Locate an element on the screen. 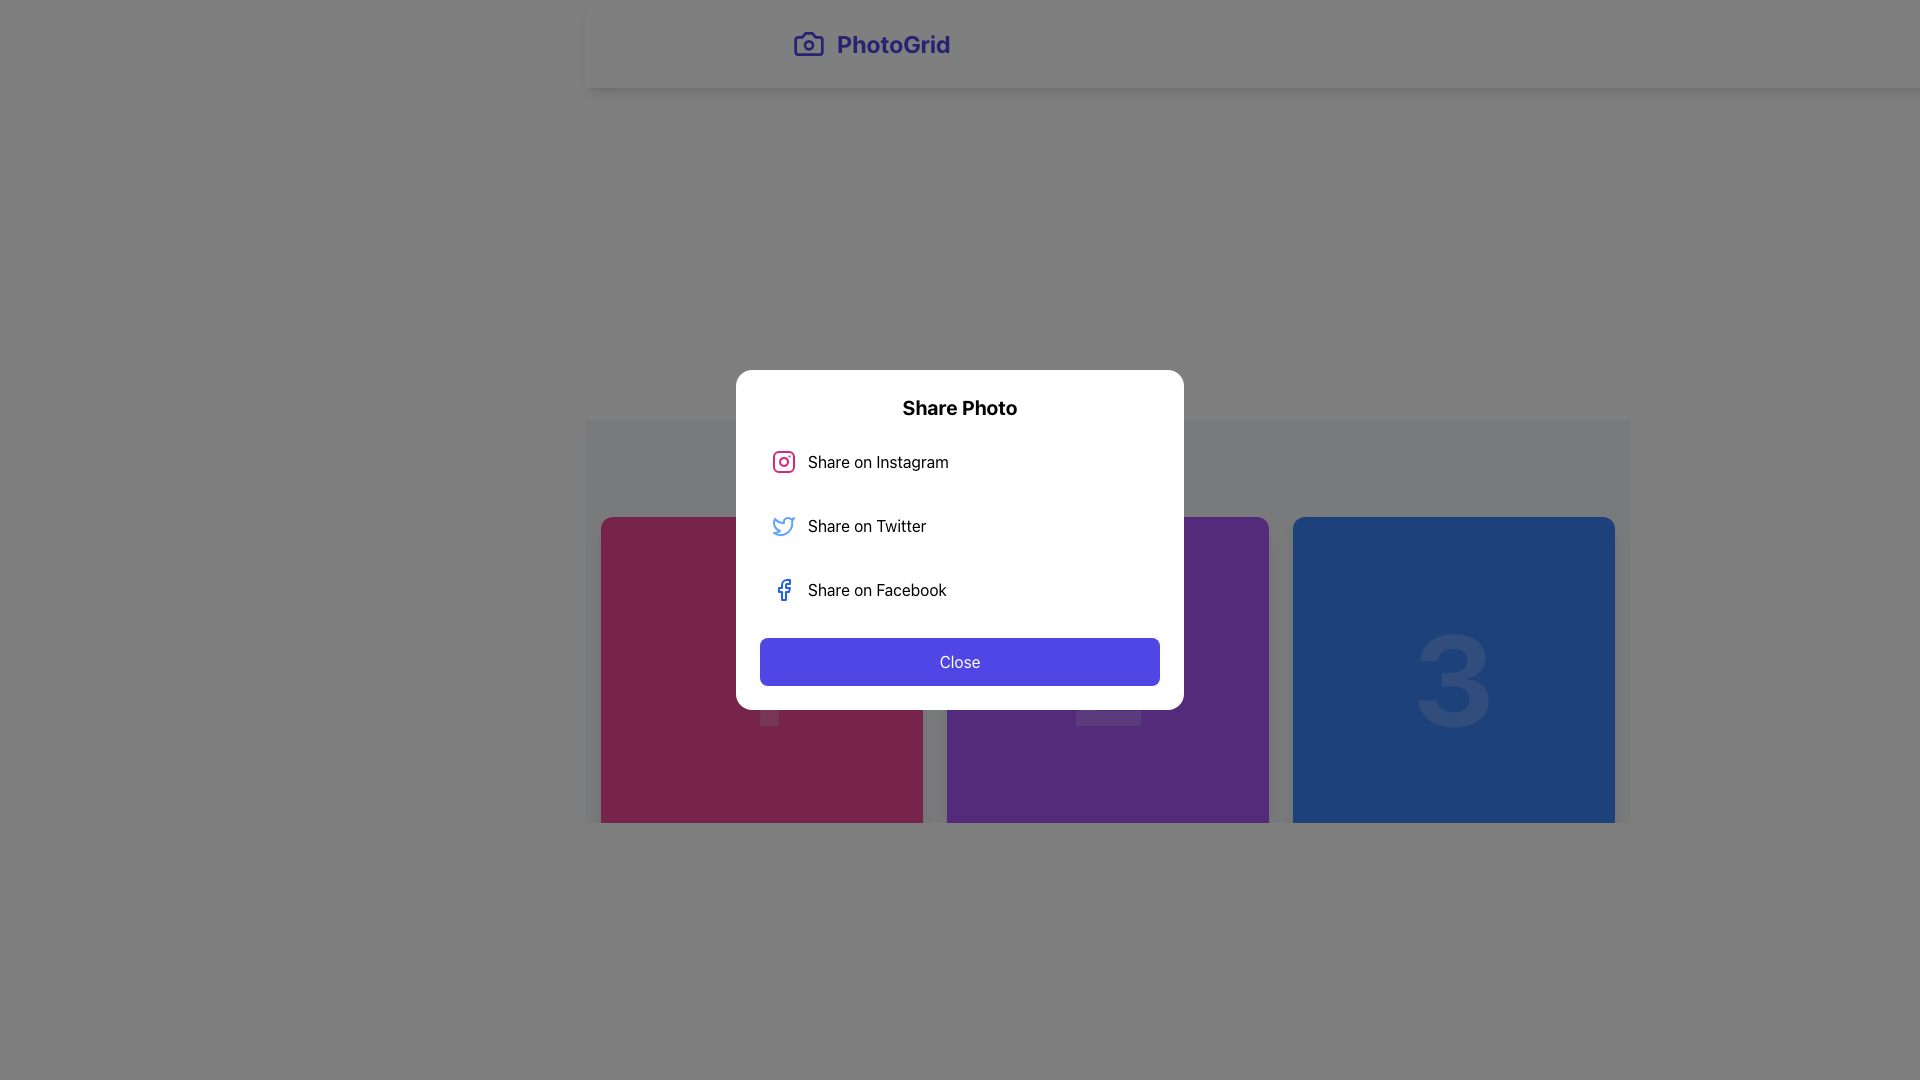 The image size is (1920, 1080). the 'Share on Facebook' label in the 'Share Photo' modal, which is styled in a standard sans-serif font and is presented in black text color is located at coordinates (877, 589).